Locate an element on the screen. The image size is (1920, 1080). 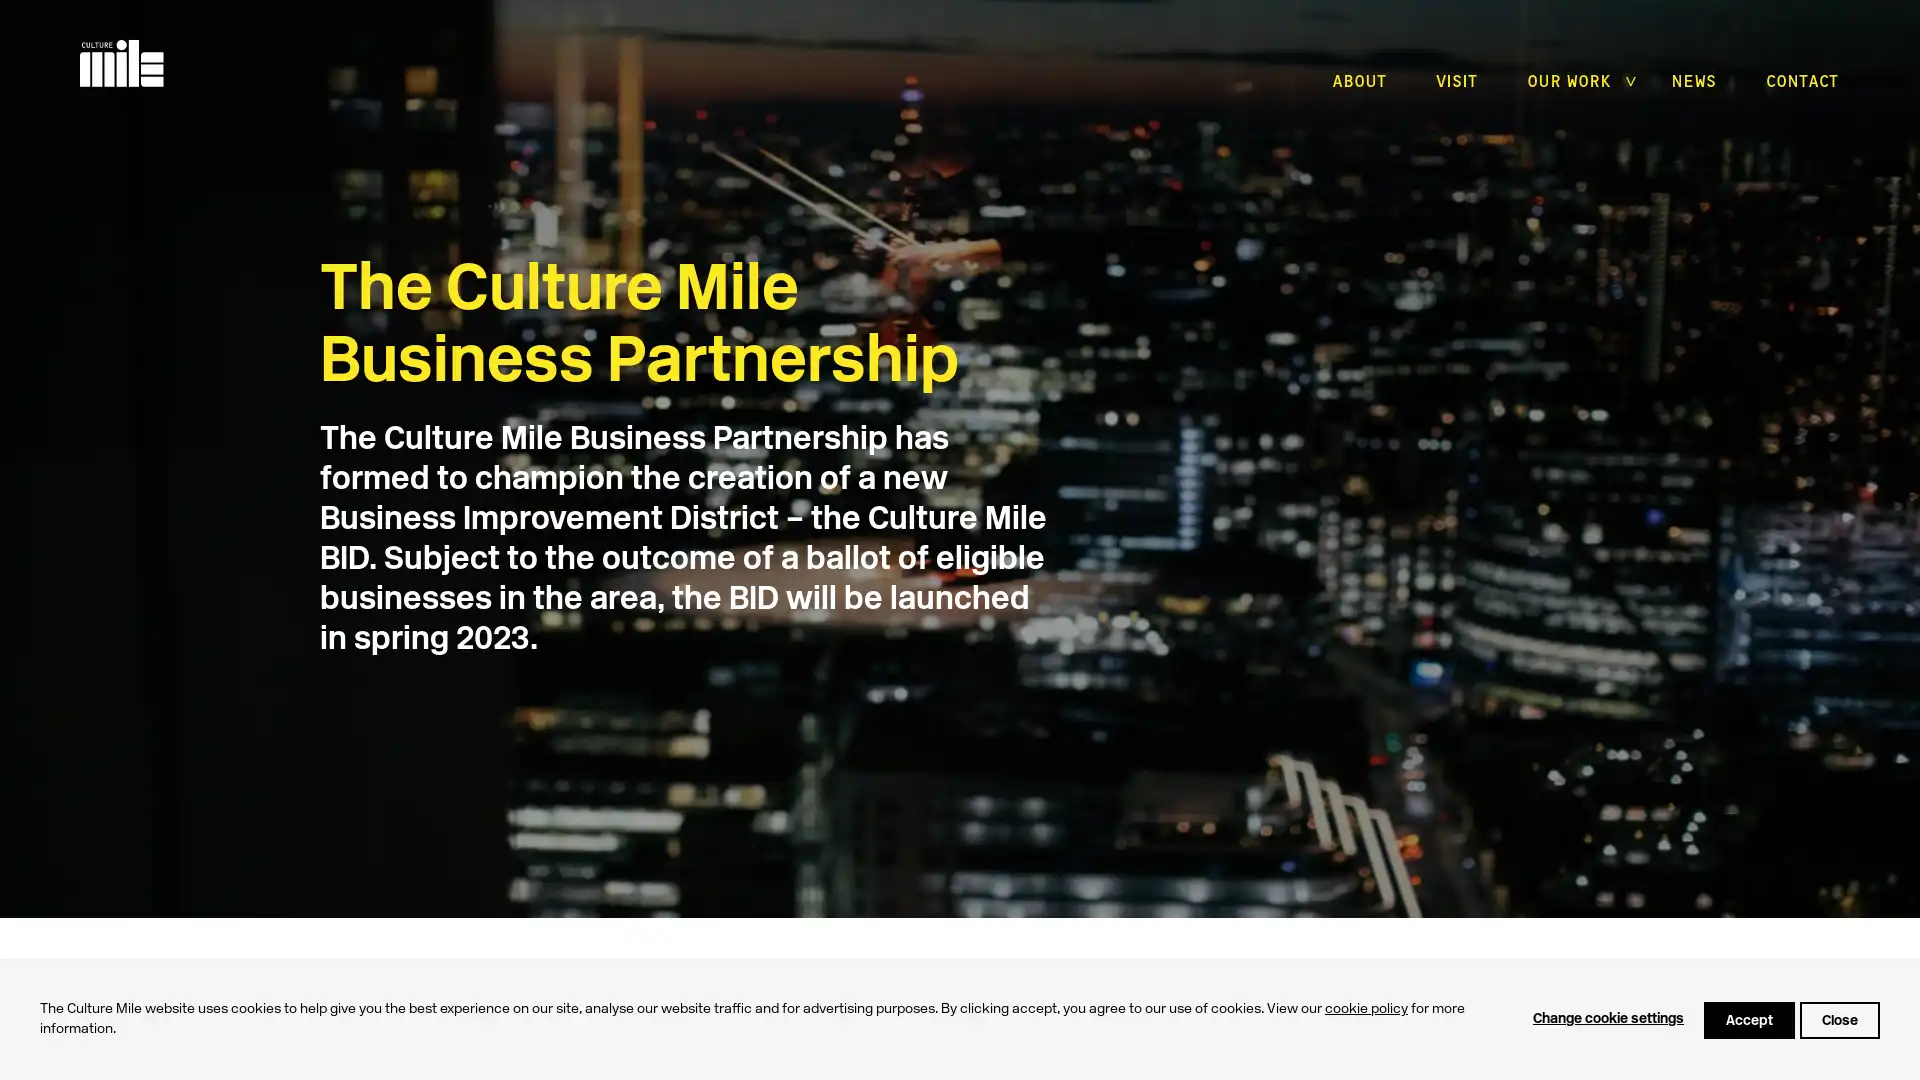
Close is located at coordinates (1839, 1019).